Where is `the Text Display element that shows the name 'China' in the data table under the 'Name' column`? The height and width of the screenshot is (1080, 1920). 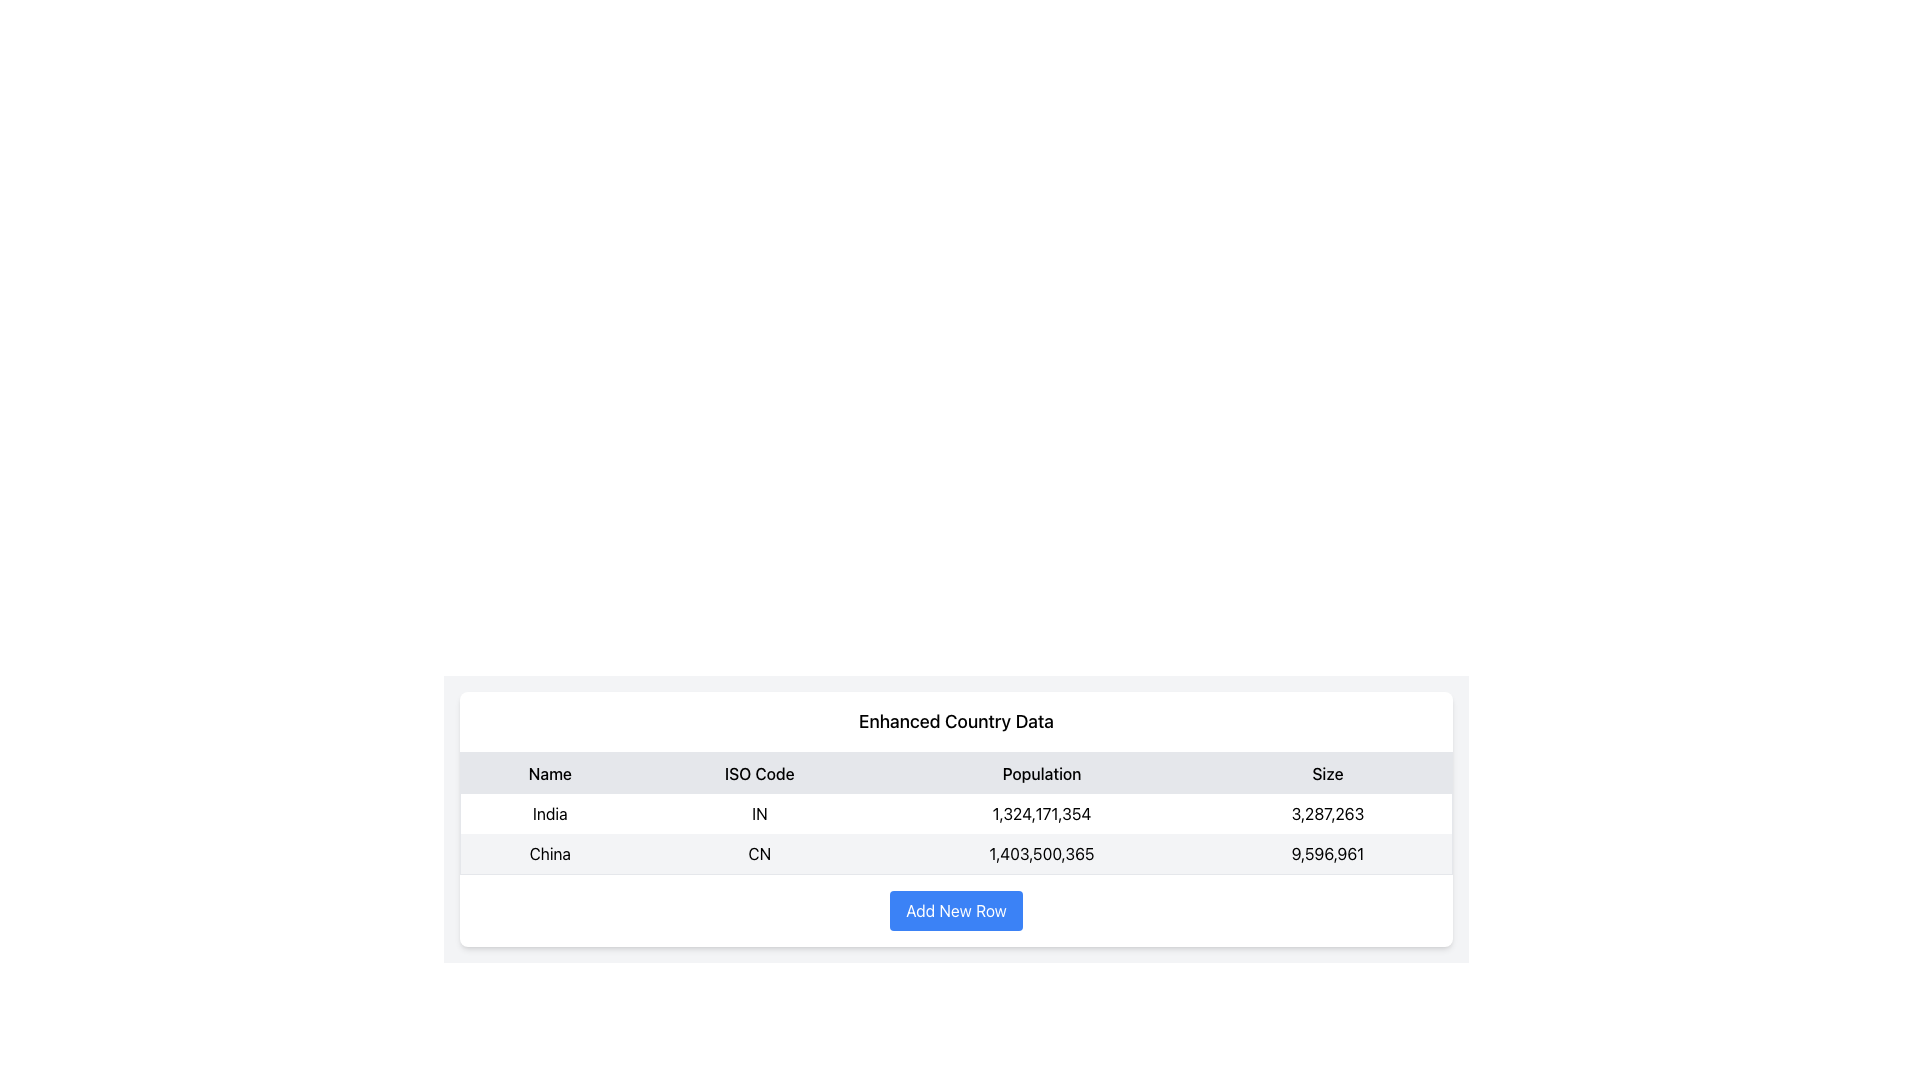
the Text Display element that shows the name 'China' in the data table under the 'Name' column is located at coordinates (550, 854).